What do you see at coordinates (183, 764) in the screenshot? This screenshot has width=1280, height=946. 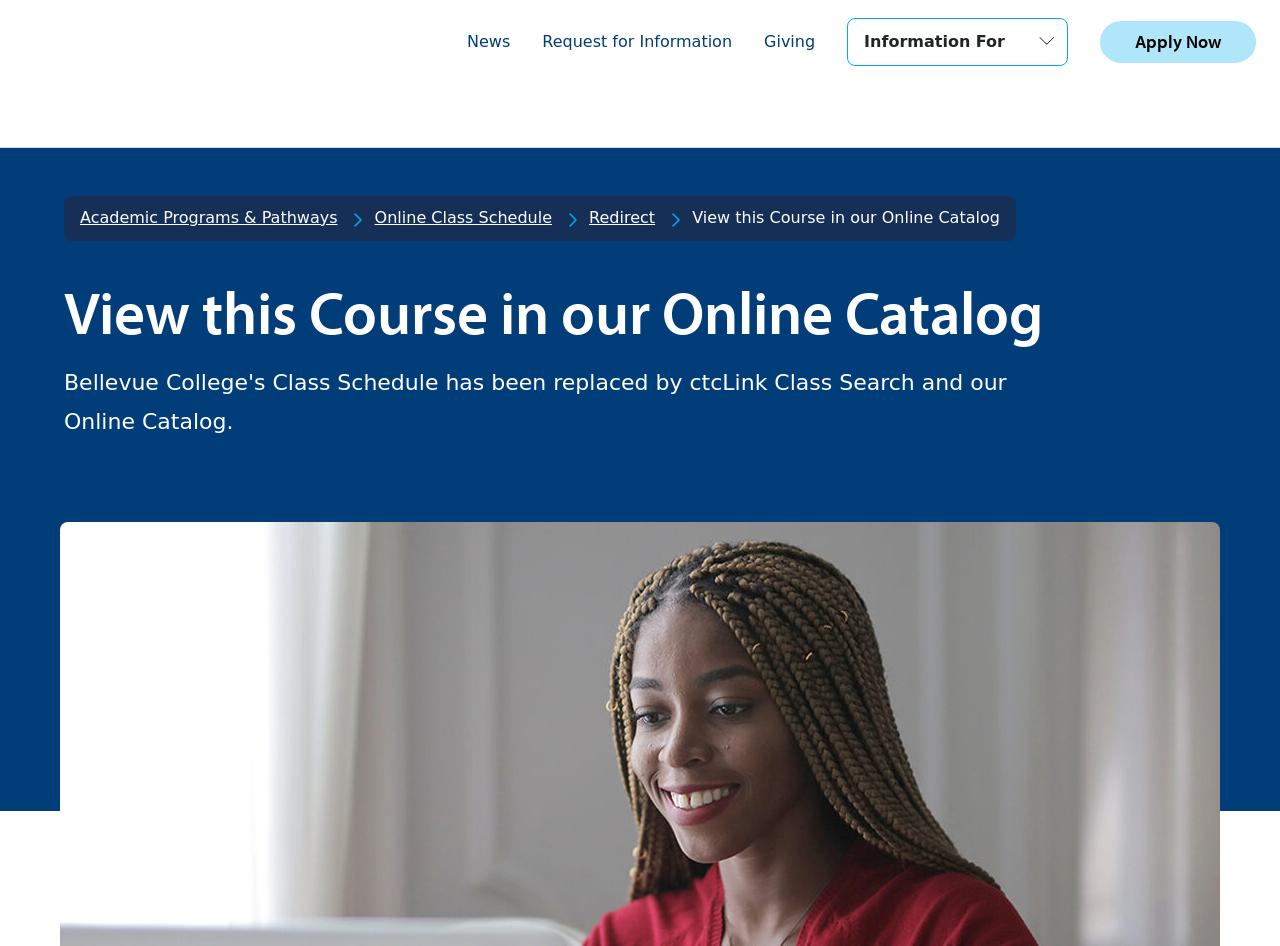 I see `'Admissions & Aid'` at bounding box center [183, 764].